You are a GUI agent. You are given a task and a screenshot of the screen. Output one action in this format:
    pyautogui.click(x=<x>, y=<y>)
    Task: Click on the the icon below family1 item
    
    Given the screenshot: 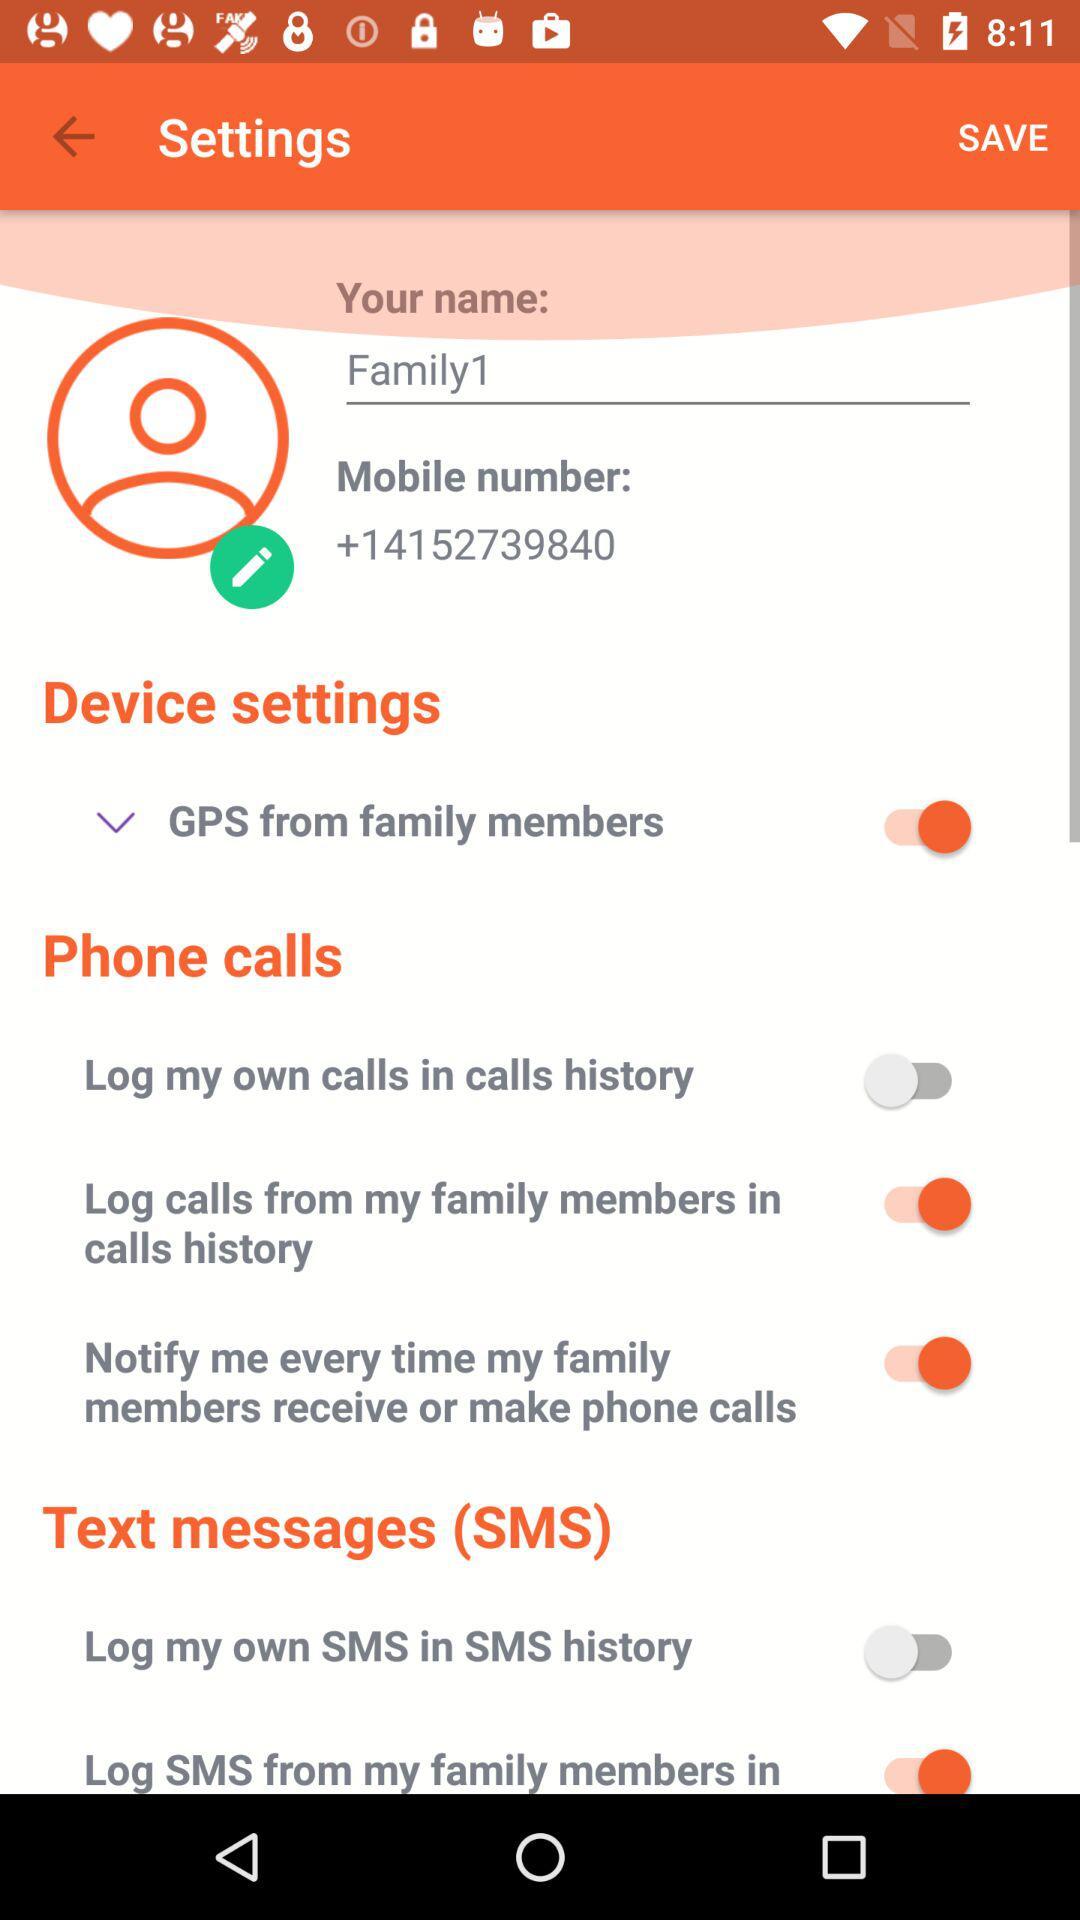 What is the action you would take?
    pyautogui.click(x=484, y=473)
    